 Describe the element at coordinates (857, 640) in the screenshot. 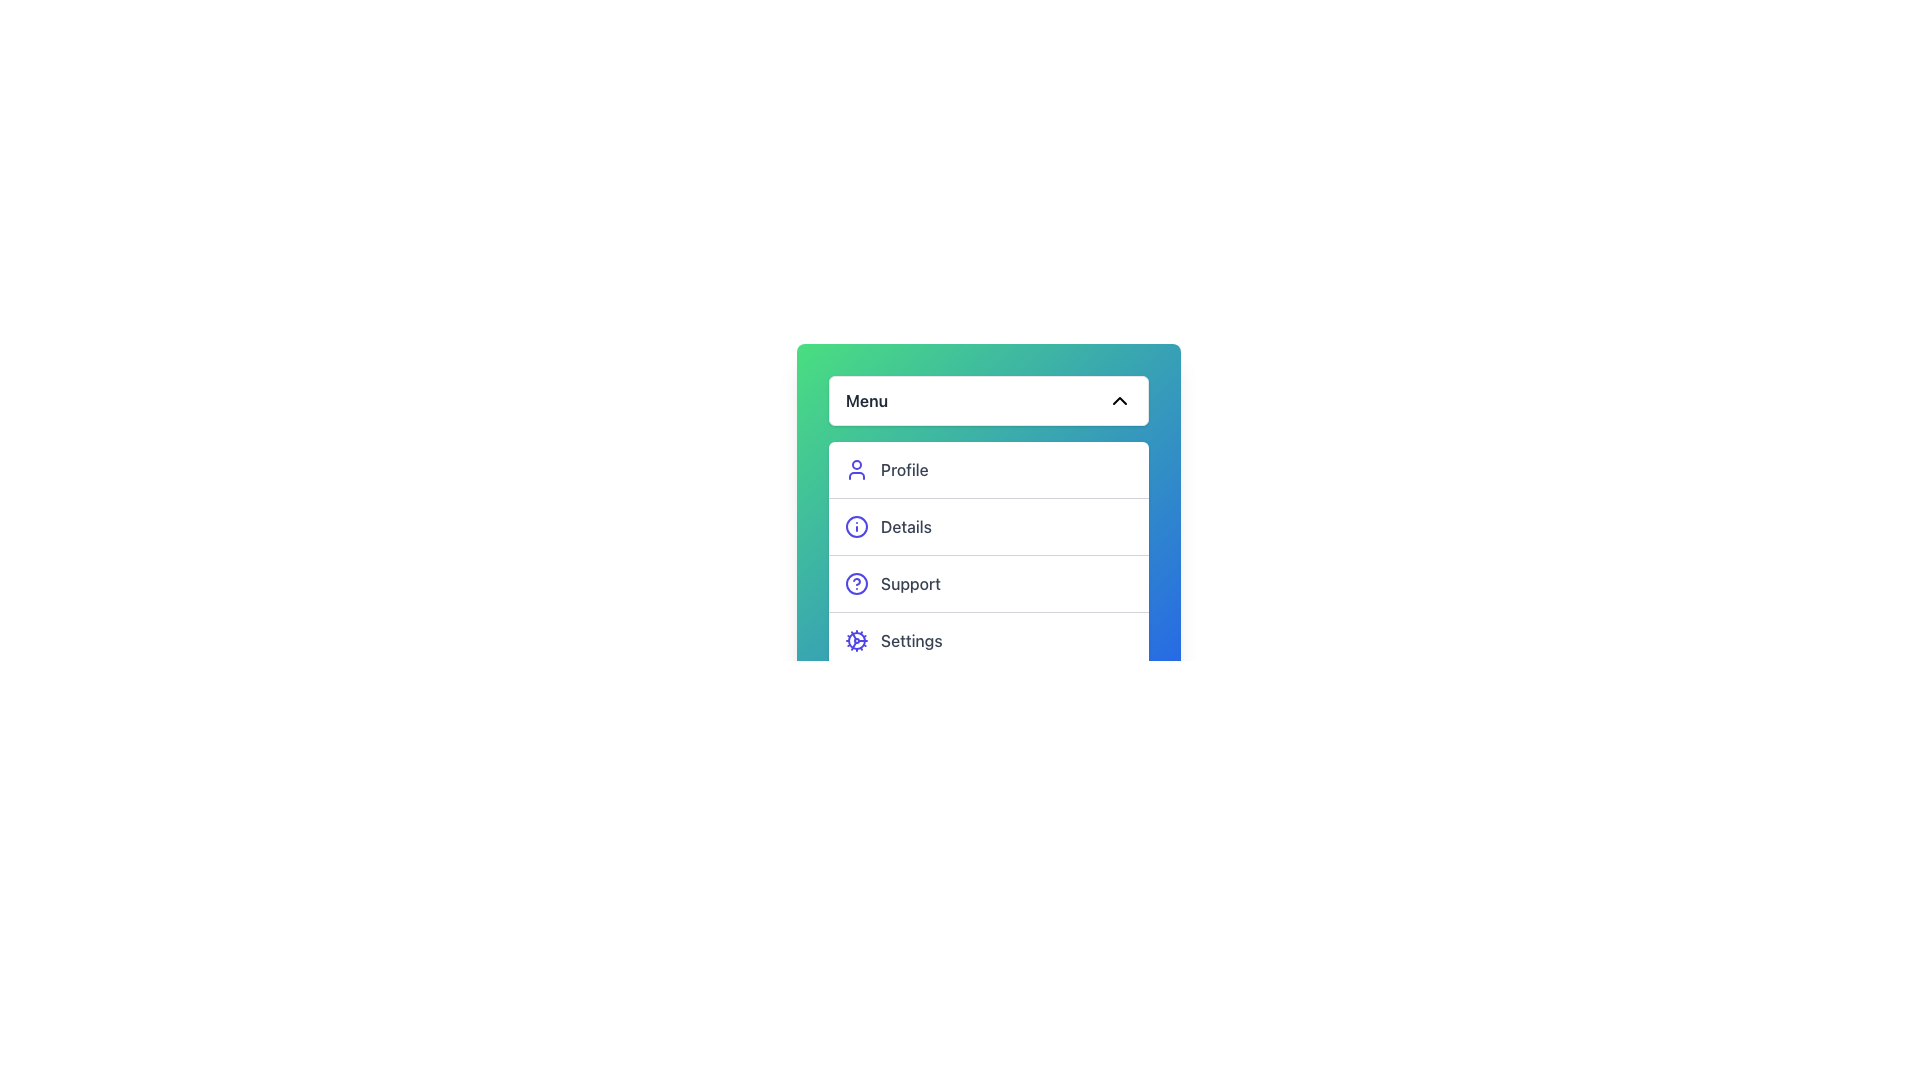

I see `the settings cog icon` at that location.